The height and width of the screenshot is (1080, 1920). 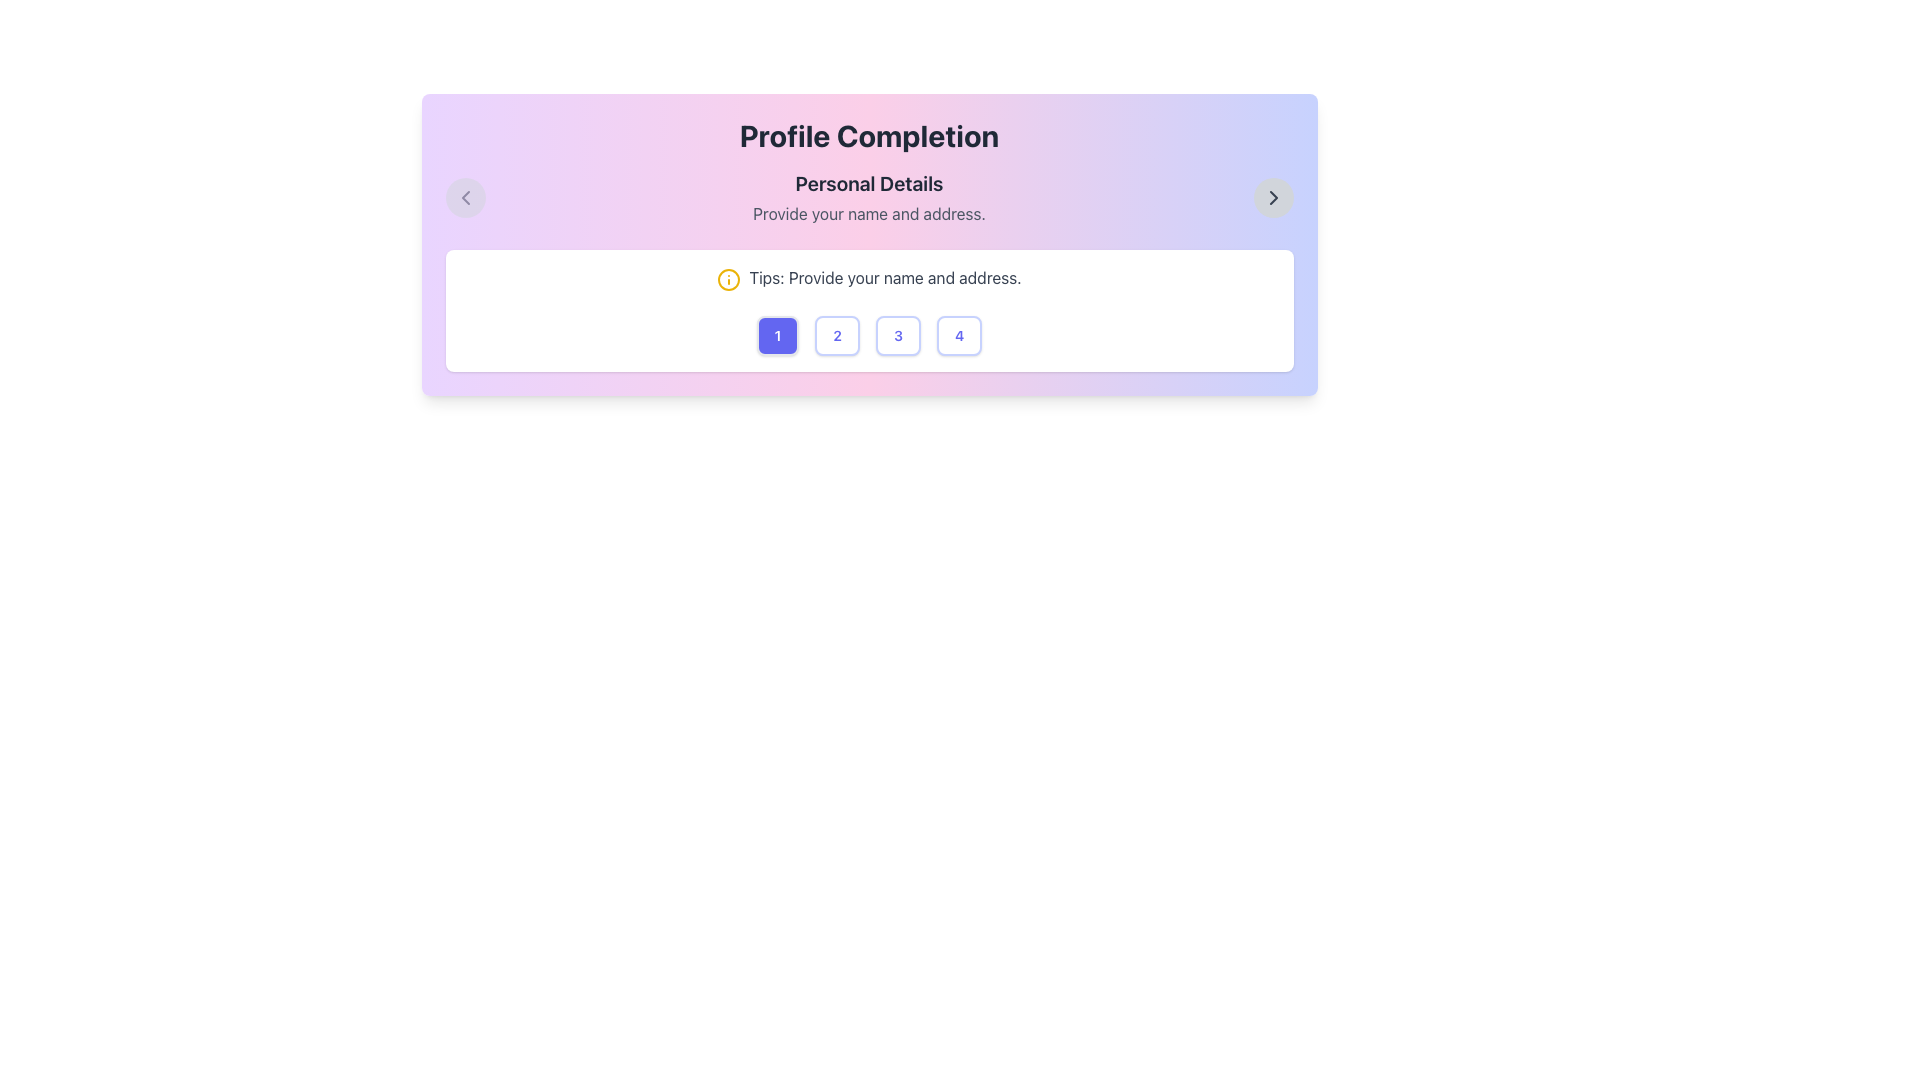 I want to click on the third step indicator button in the Profile Completion section, so click(x=897, y=334).